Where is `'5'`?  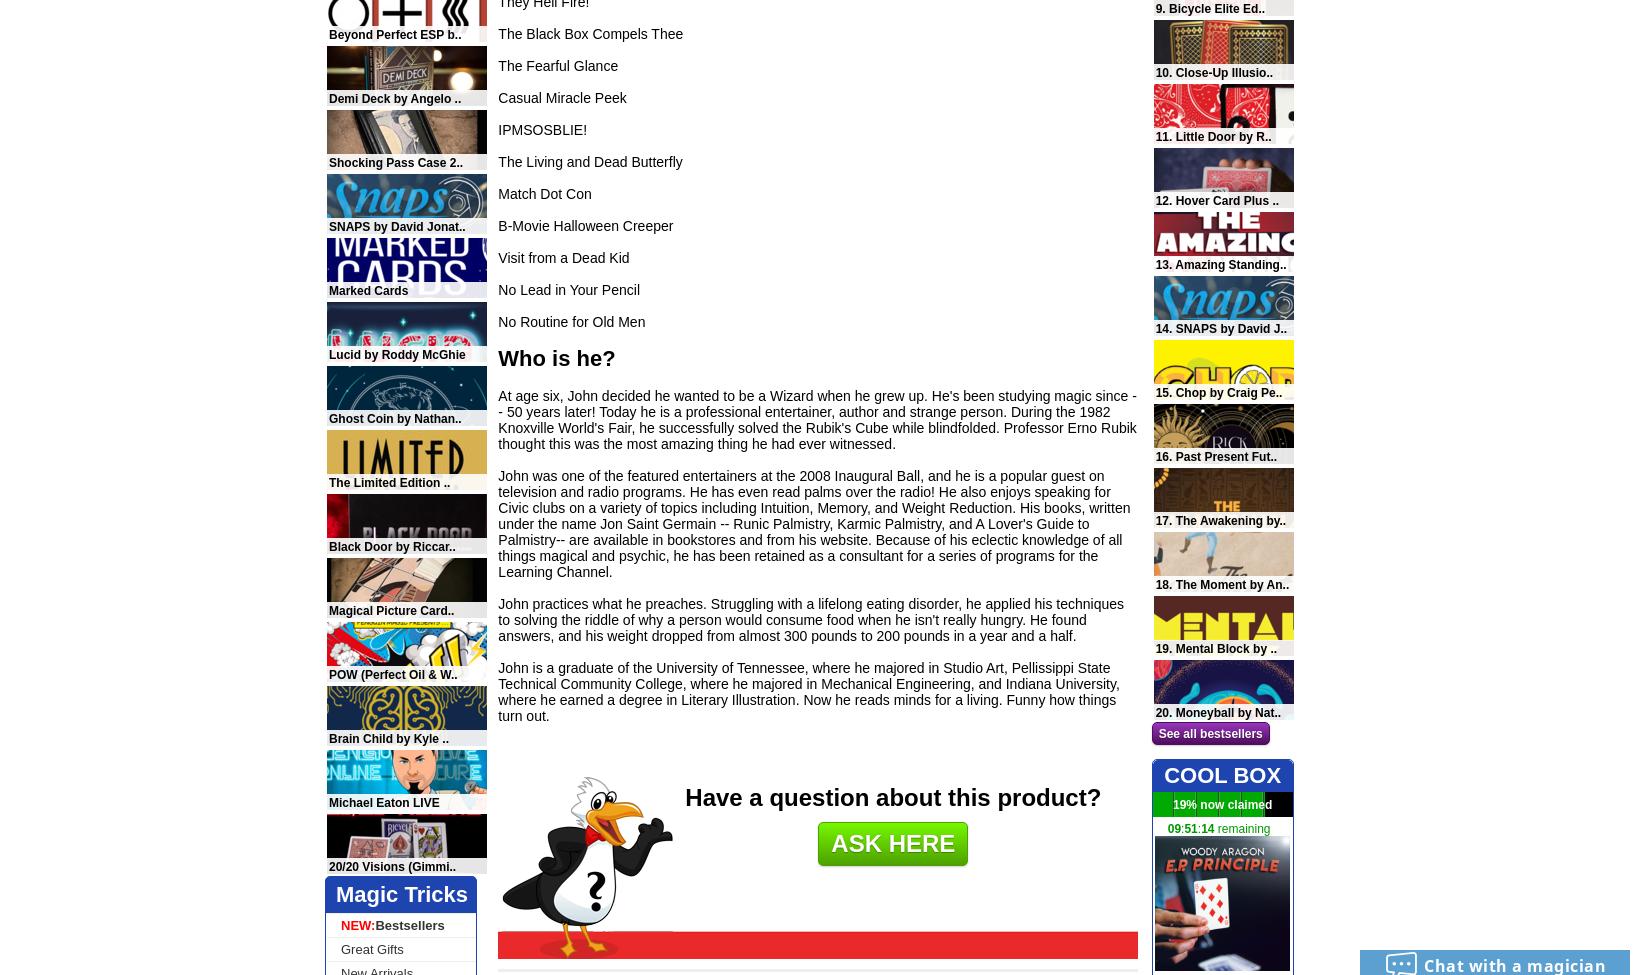 '5' is located at coordinates (1187, 829).